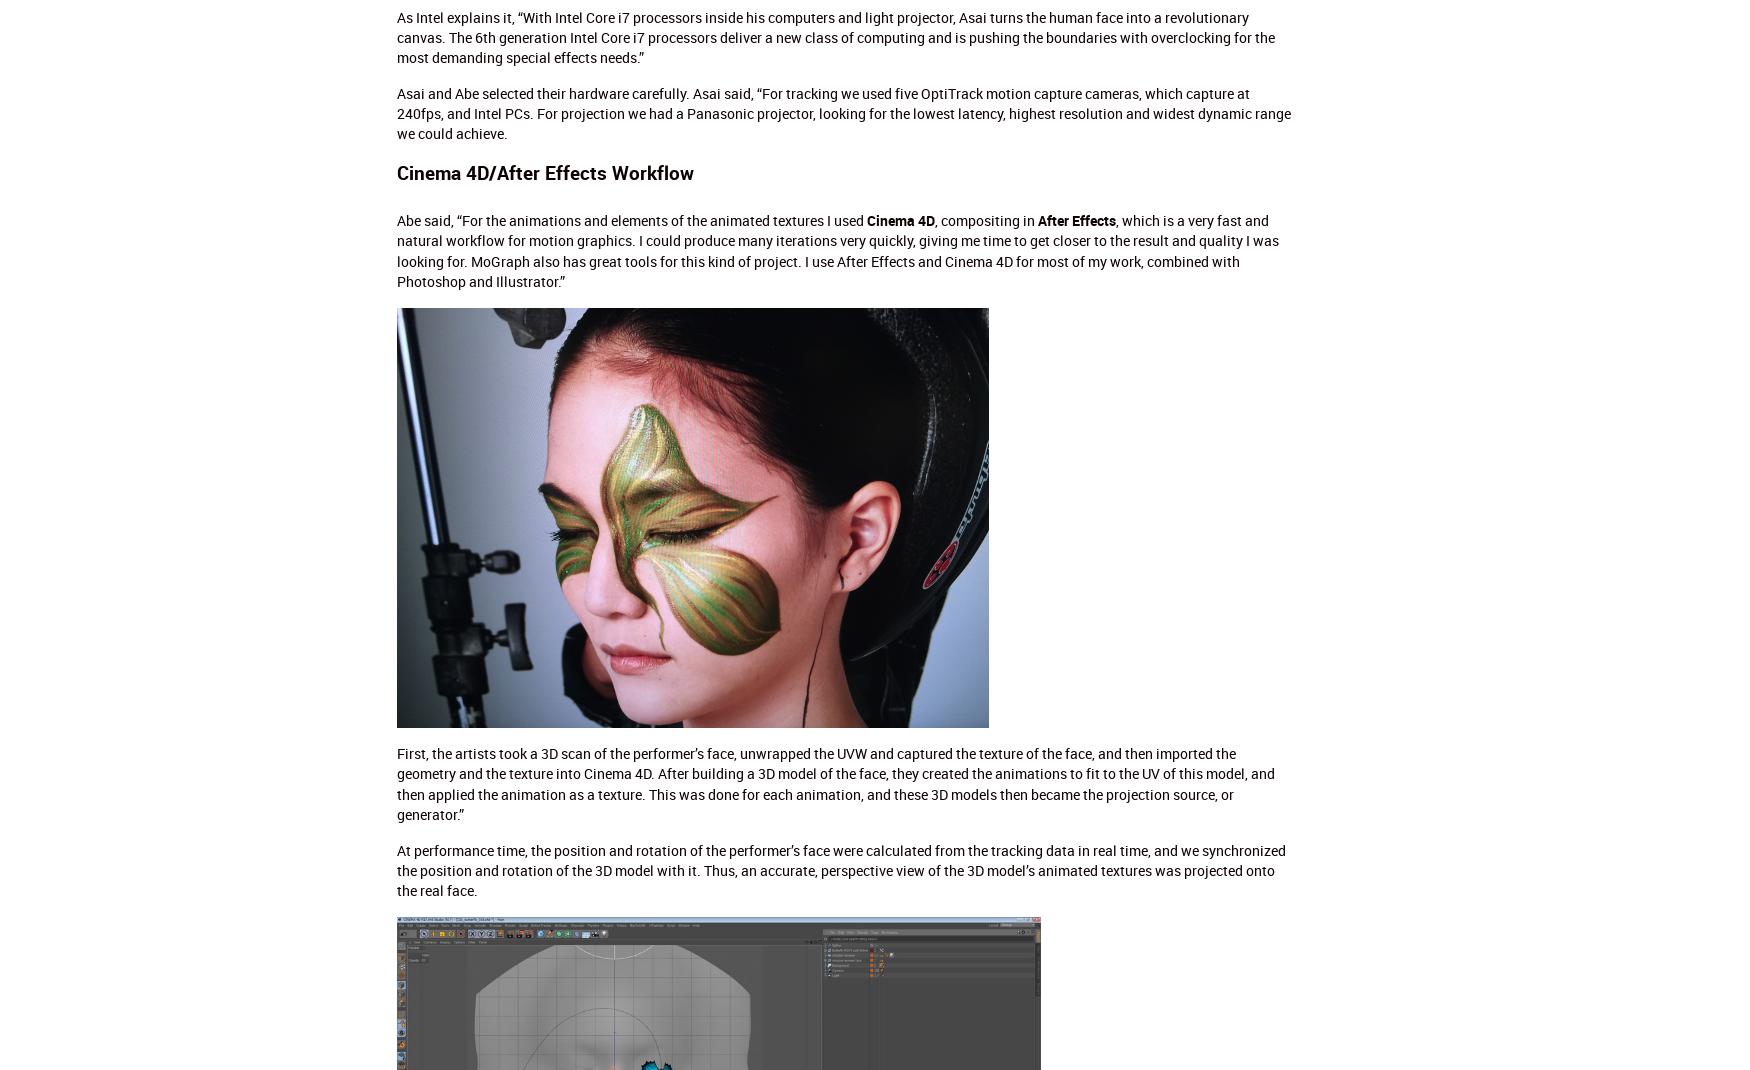  I want to click on 'After Effects', so click(1033, 219).